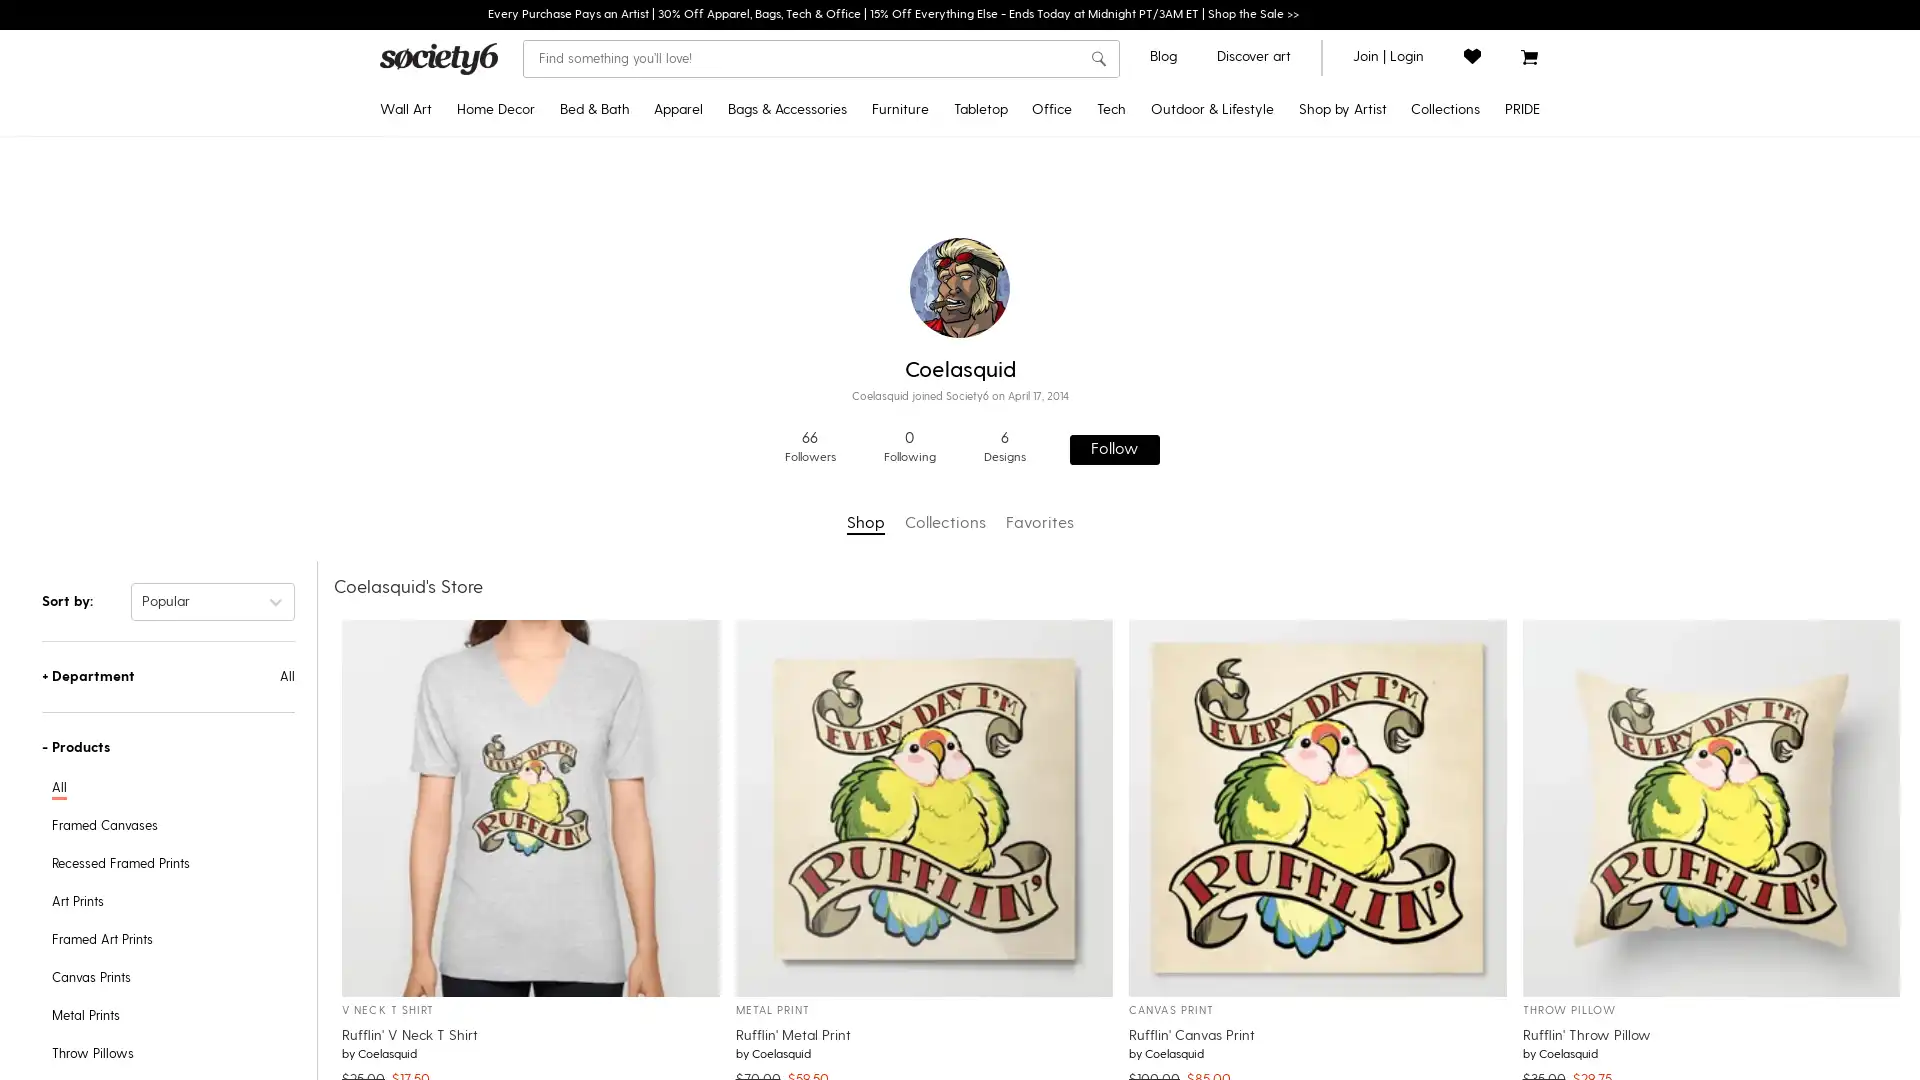  What do you see at coordinates (1387, 55) in the screenshot?
I see `join or login` at bounding box center [1387, 55].